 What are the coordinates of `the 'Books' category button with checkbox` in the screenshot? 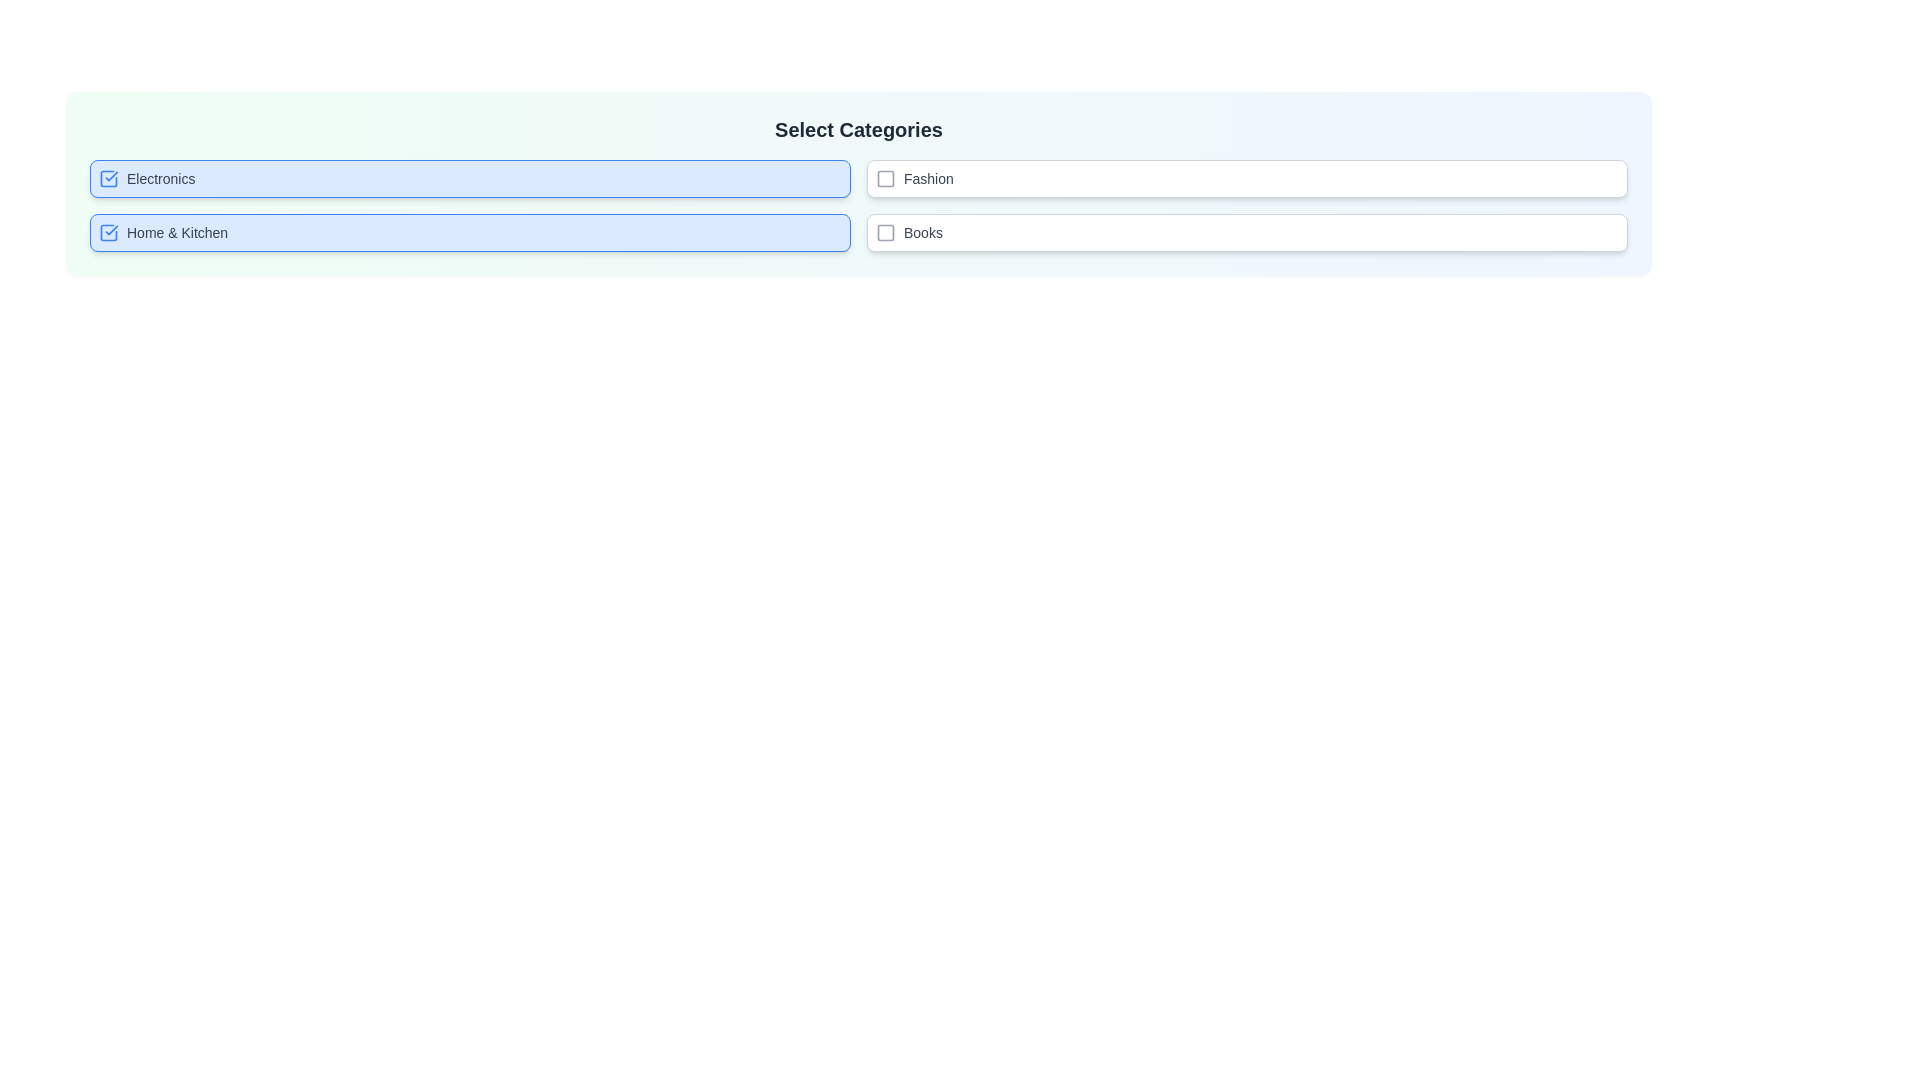 It's located at (1246, 231).